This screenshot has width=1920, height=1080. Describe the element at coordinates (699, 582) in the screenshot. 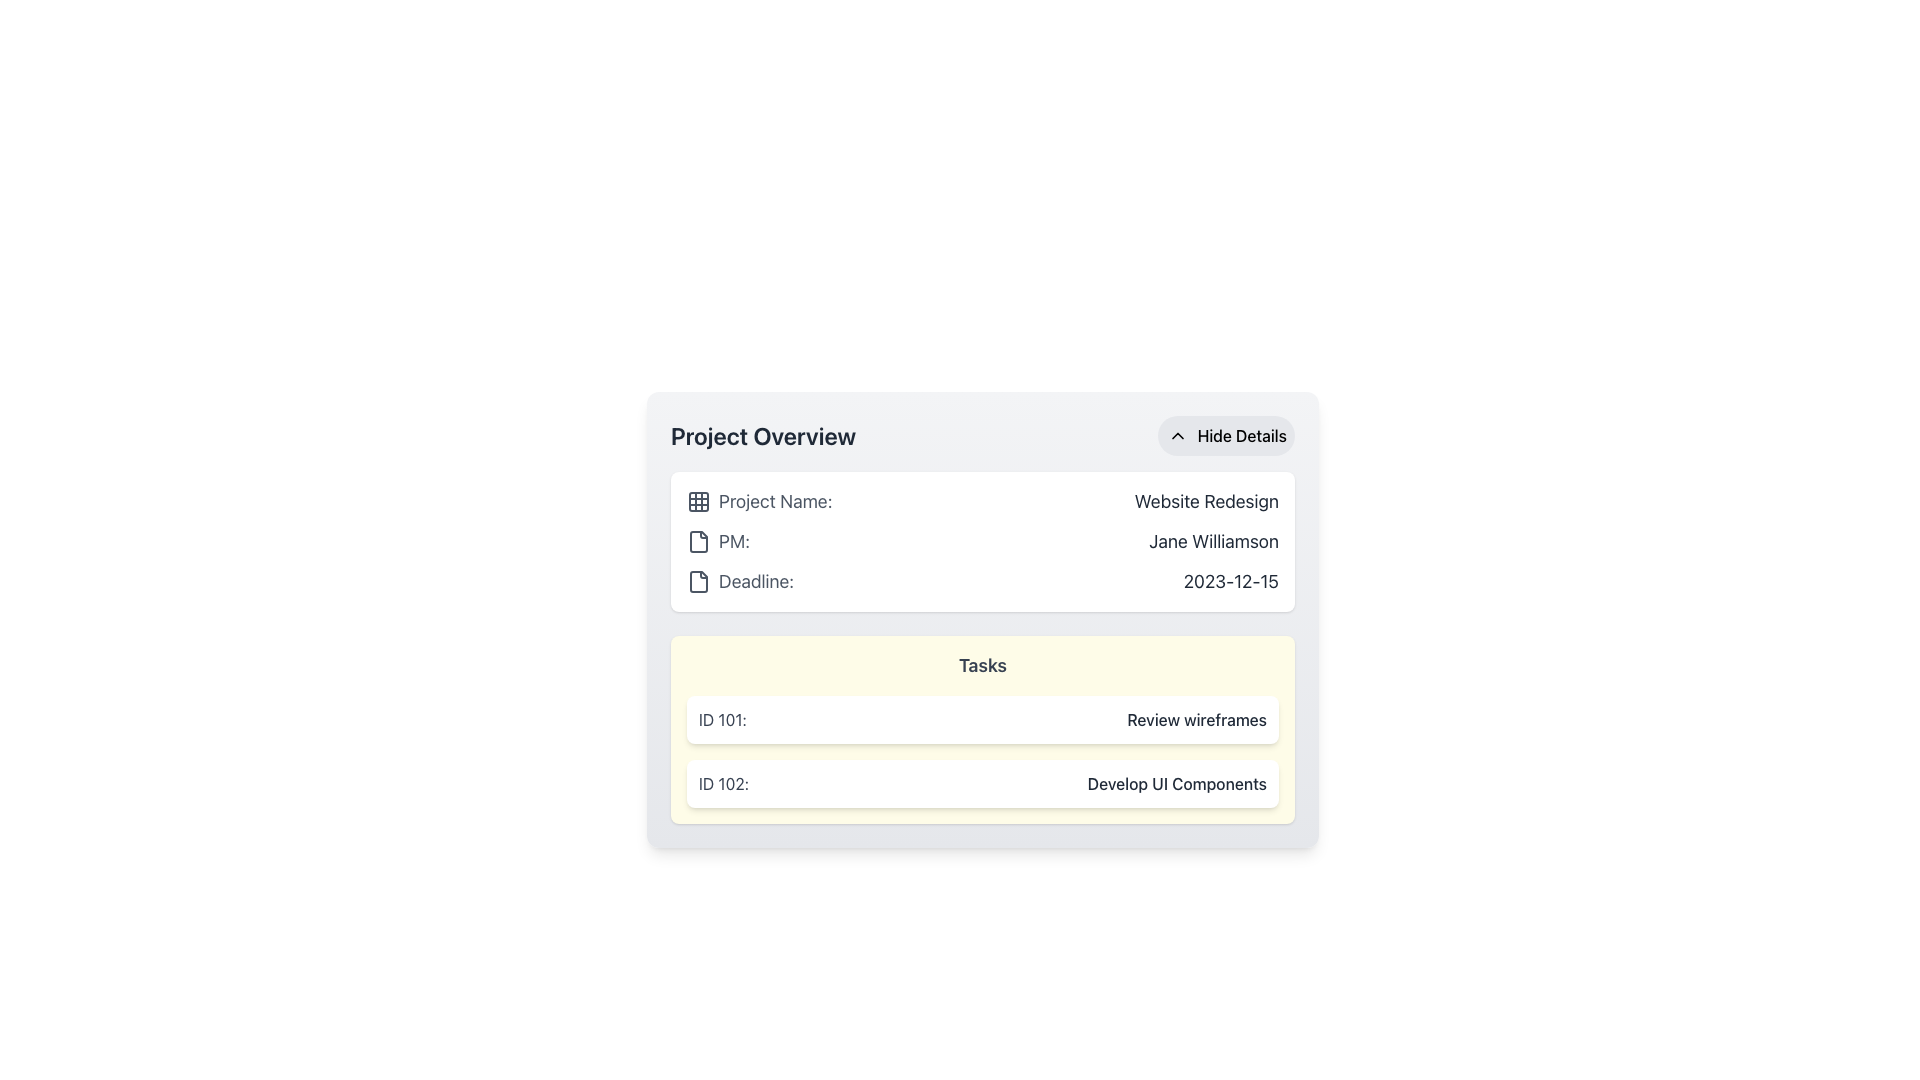

I see `the icon positioned` at that location.